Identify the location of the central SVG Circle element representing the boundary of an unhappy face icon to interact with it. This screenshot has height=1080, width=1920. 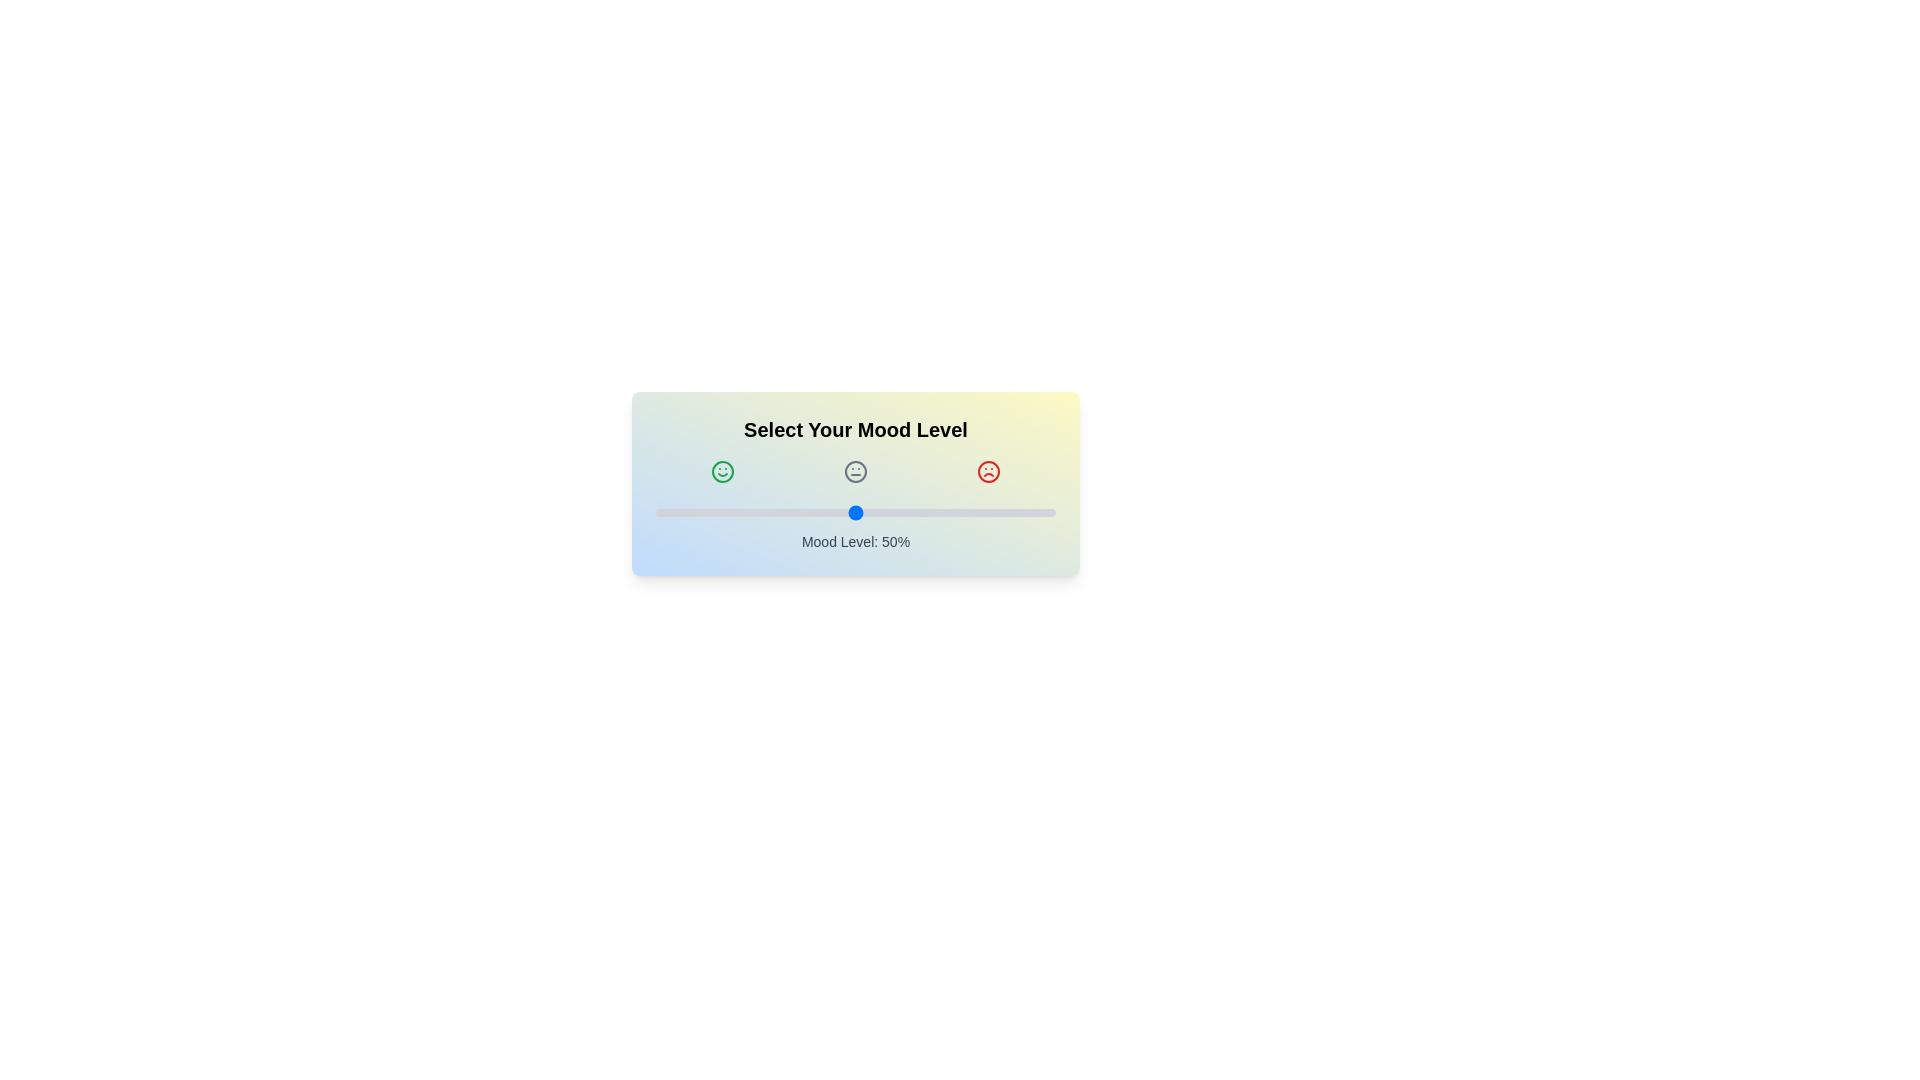
(989, 471).